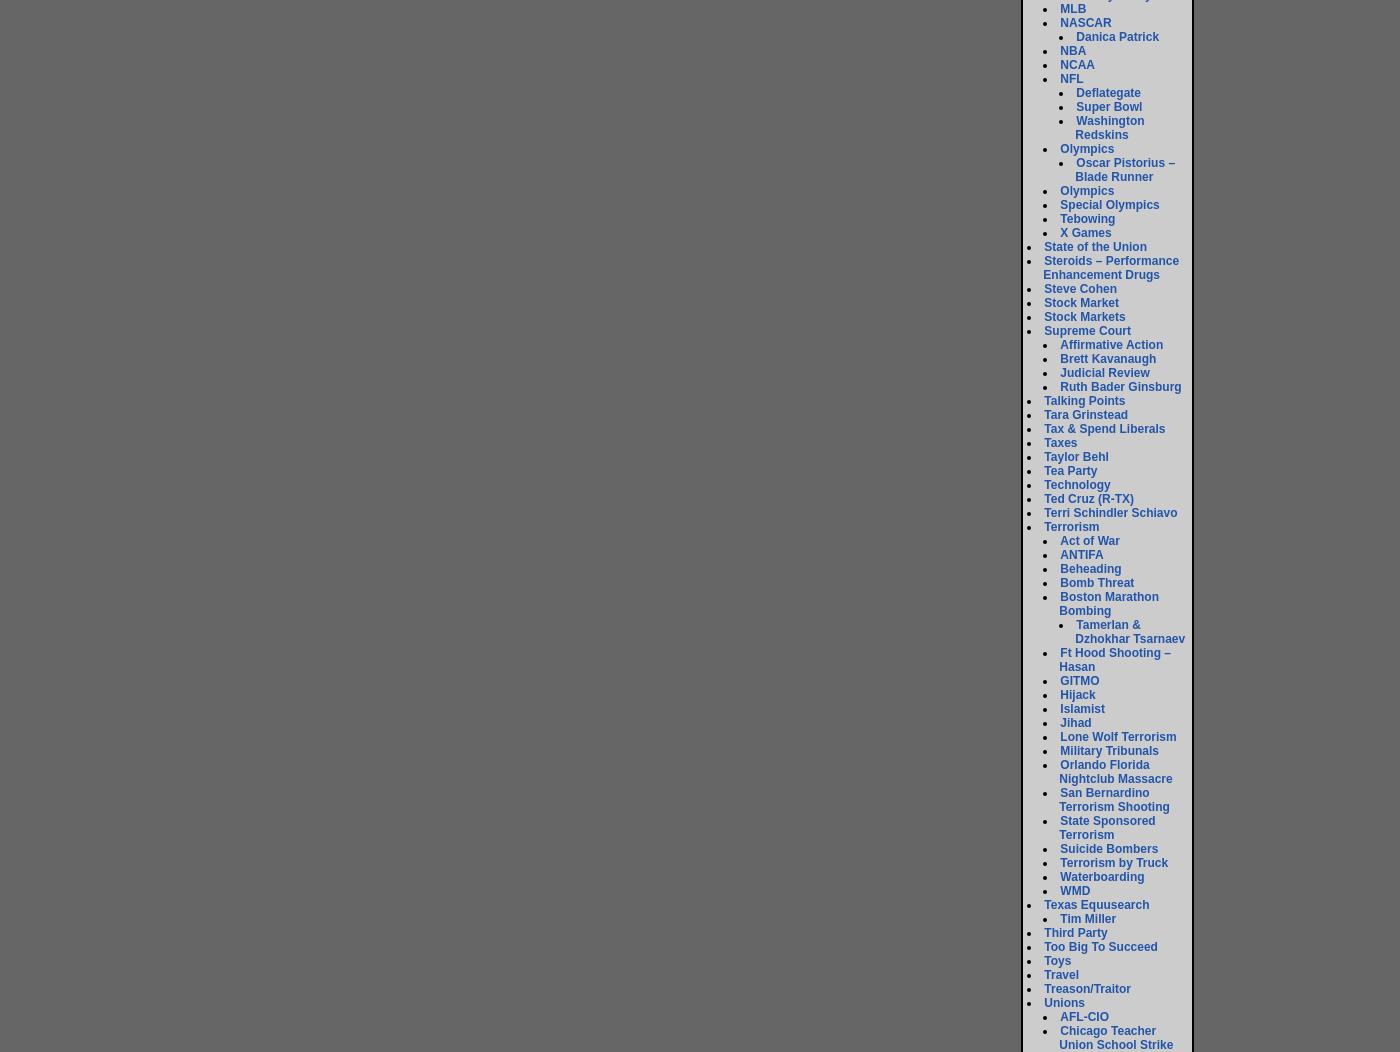 The image size is (1400, 1052). I want to click on 'Ruth Bader Ginsburg', so click(1120, 387).